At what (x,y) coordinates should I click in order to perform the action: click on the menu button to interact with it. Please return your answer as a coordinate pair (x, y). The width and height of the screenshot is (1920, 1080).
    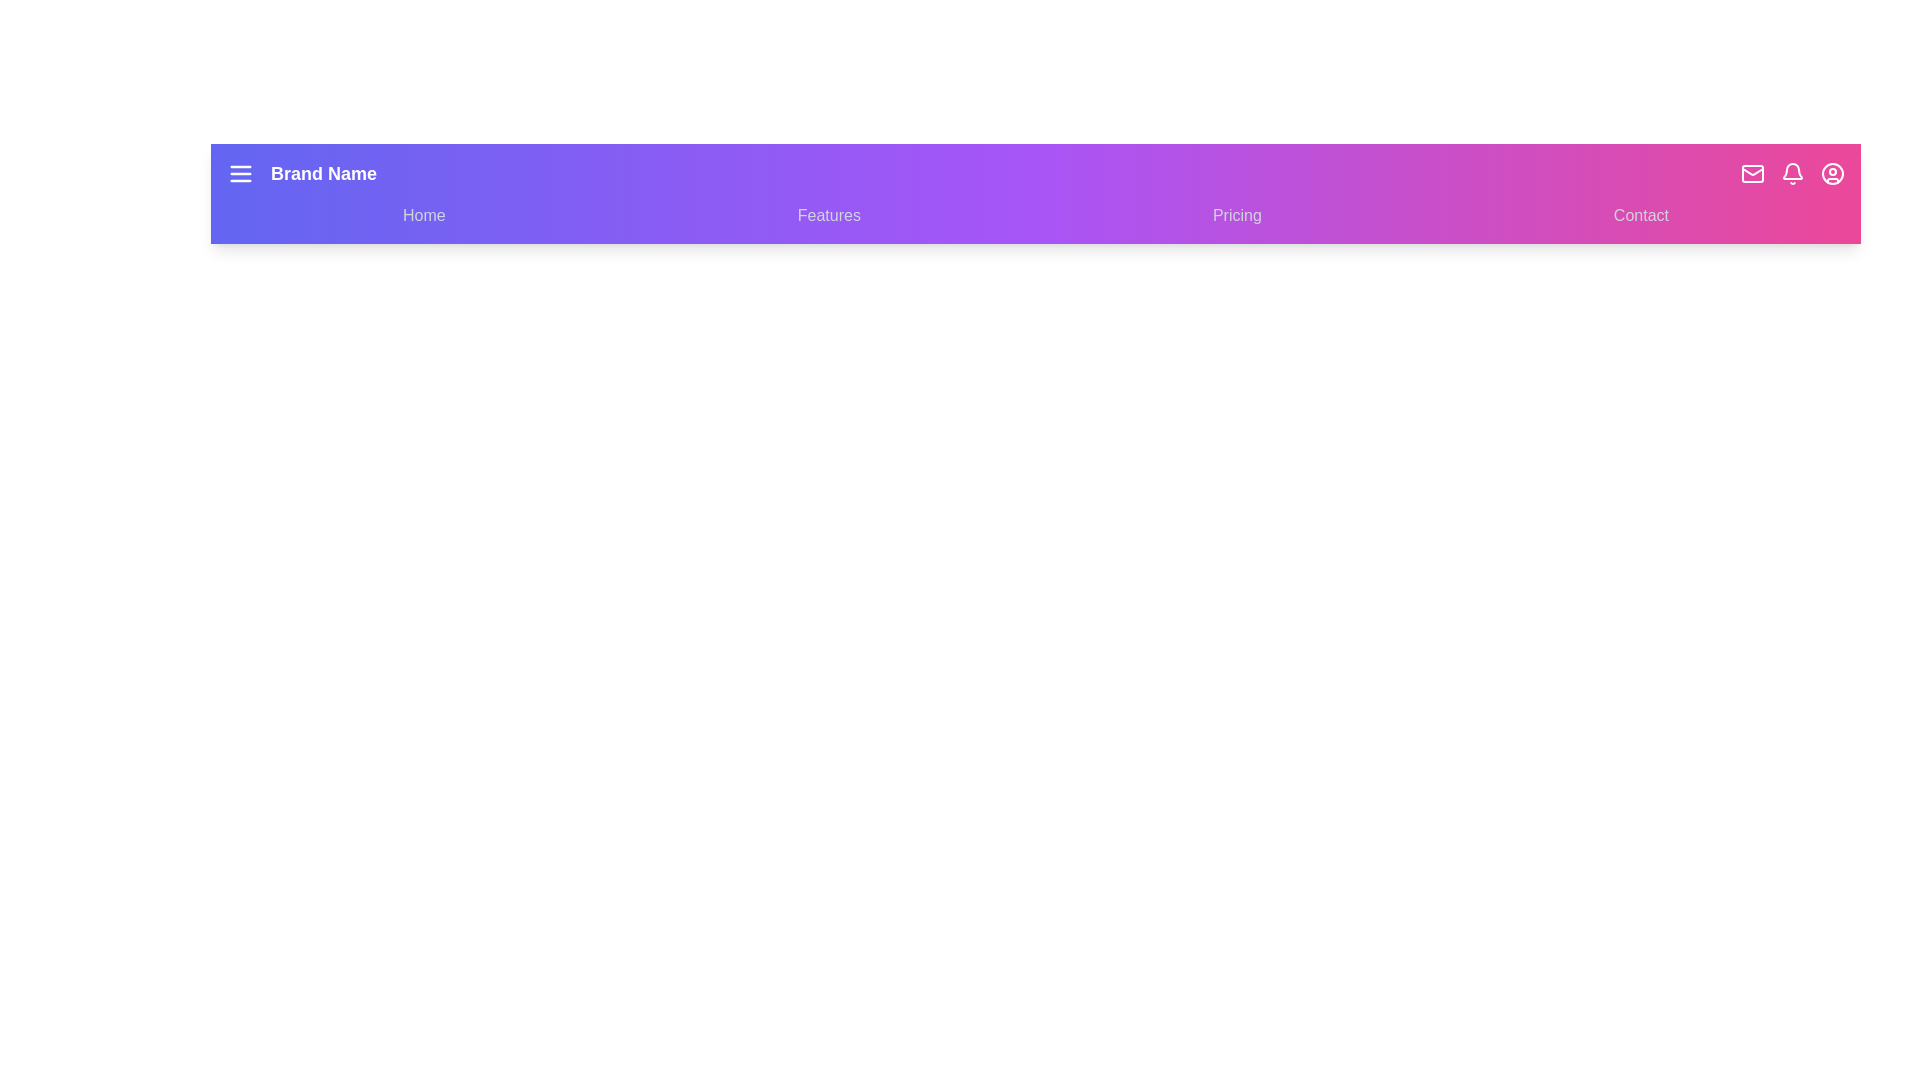
    Looking at the image, I should click on (240, 172).